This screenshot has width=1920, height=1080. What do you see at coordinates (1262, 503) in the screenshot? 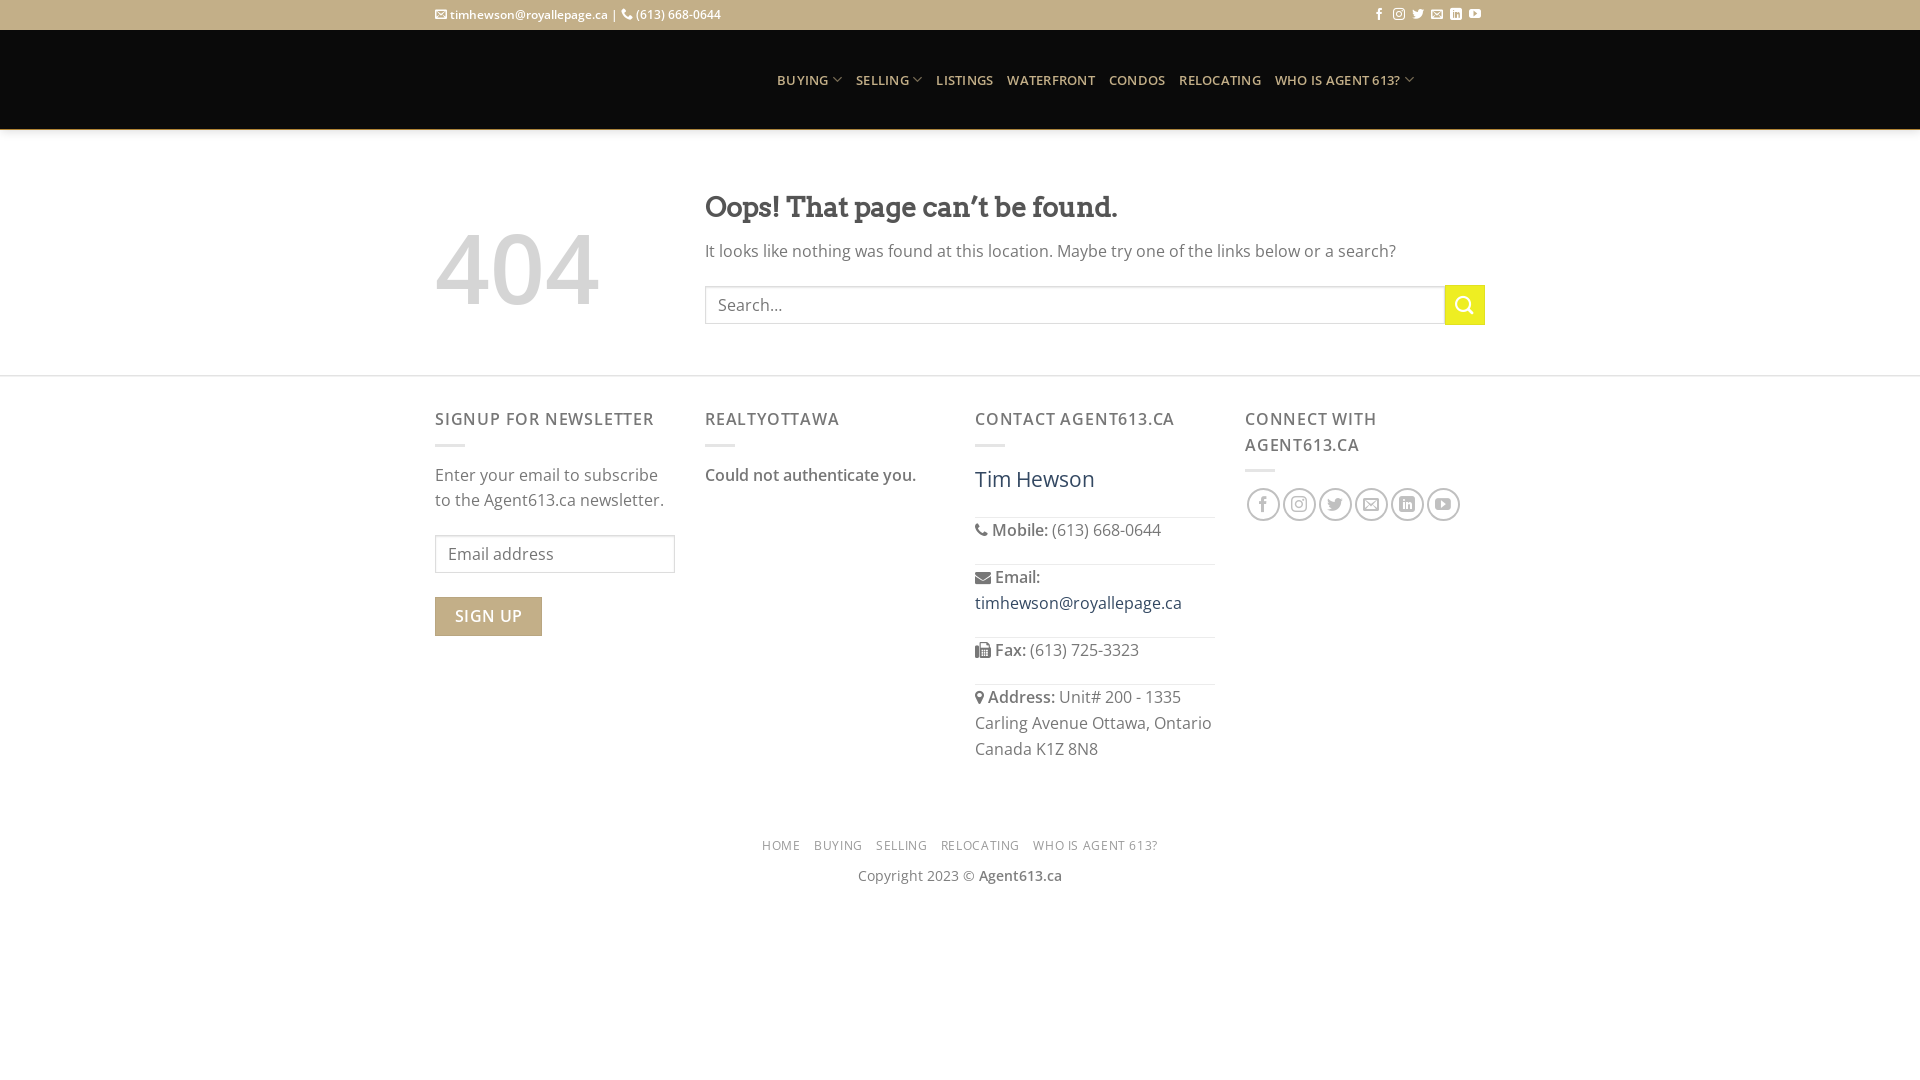
I see `'Follow on Facebook'` at bounding box center [1262, 503].